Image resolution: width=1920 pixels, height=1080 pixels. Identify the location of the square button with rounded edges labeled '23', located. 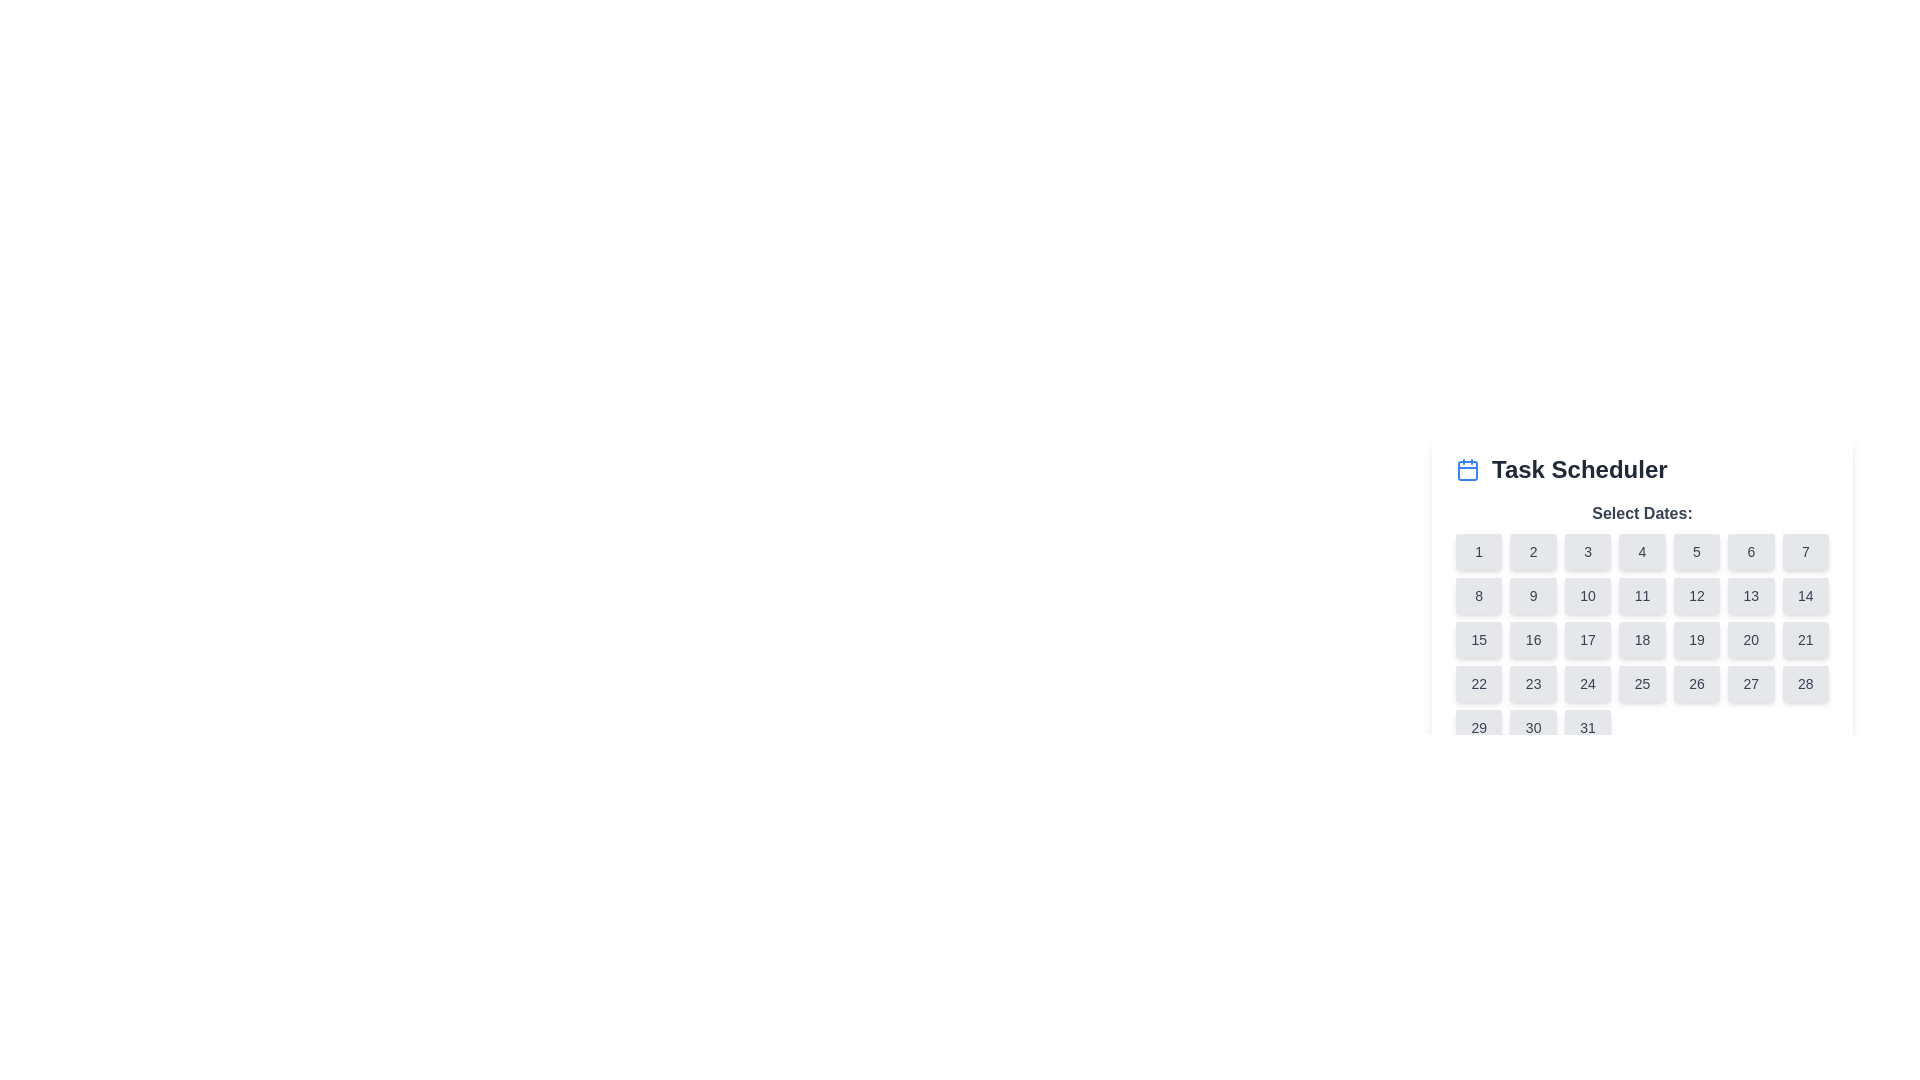
(1532, 682).